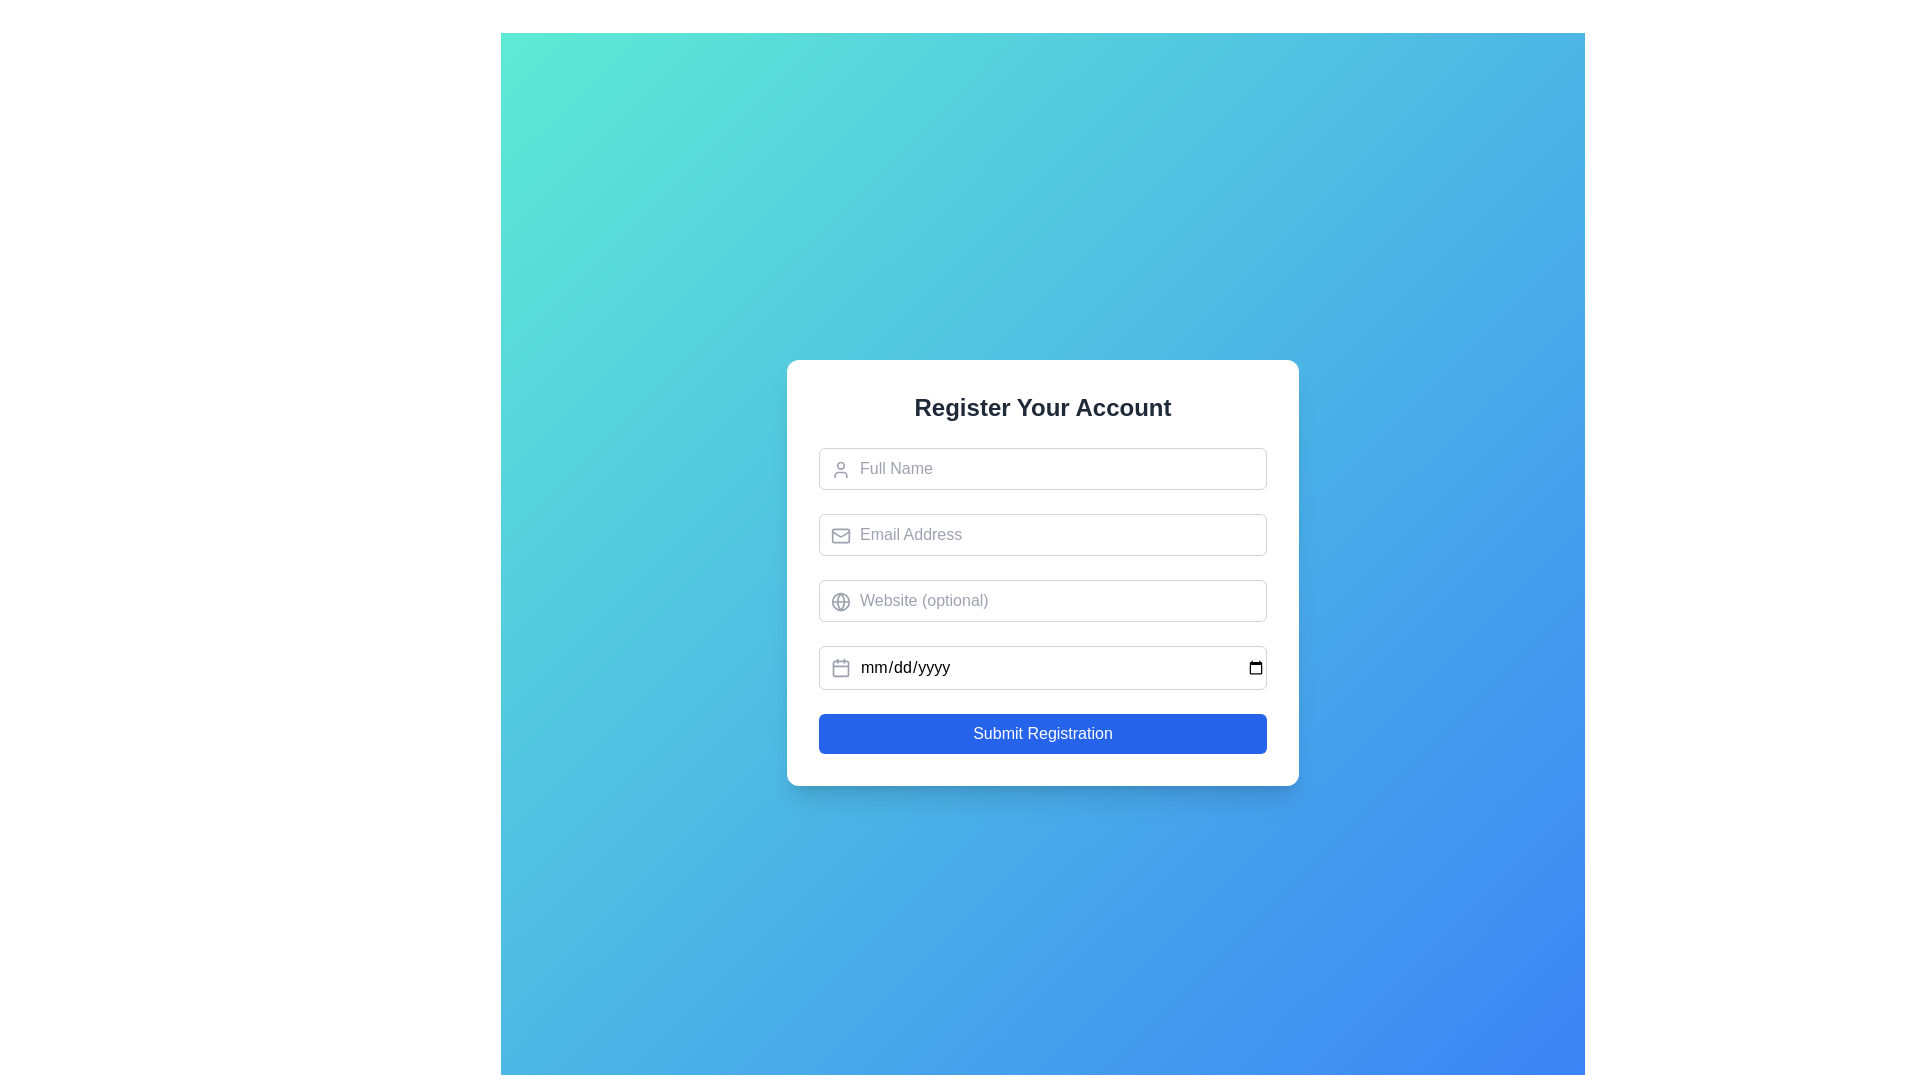 The height and width of the screenshot is (1080, 1920). What do you see at coordinates (840, 667) in the screenshot?
I see `the calendar icon located to the left of the date input field in the registration form via keyboard navigation if it is focusable` at bounding box center [840, 667].